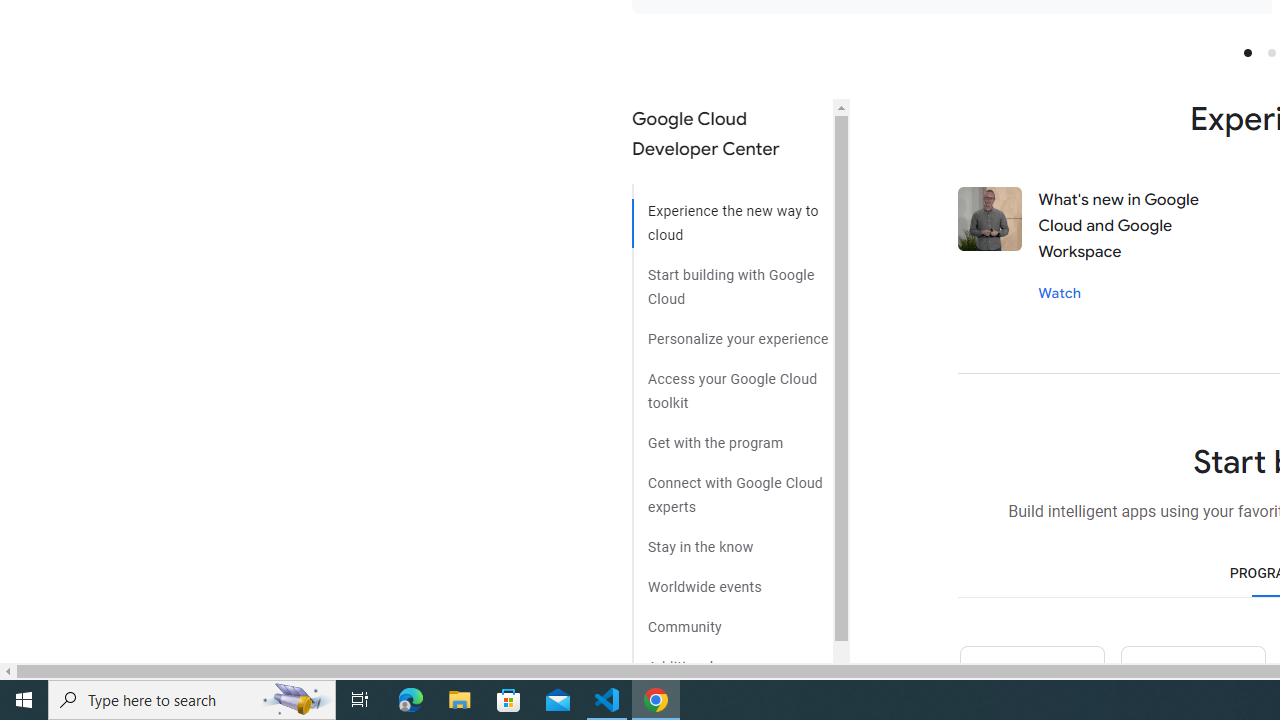  What do you see at coordinates (731, 330) in the screenshot?
I see `'Personalize your experience'` at bounding box center [731, 330].